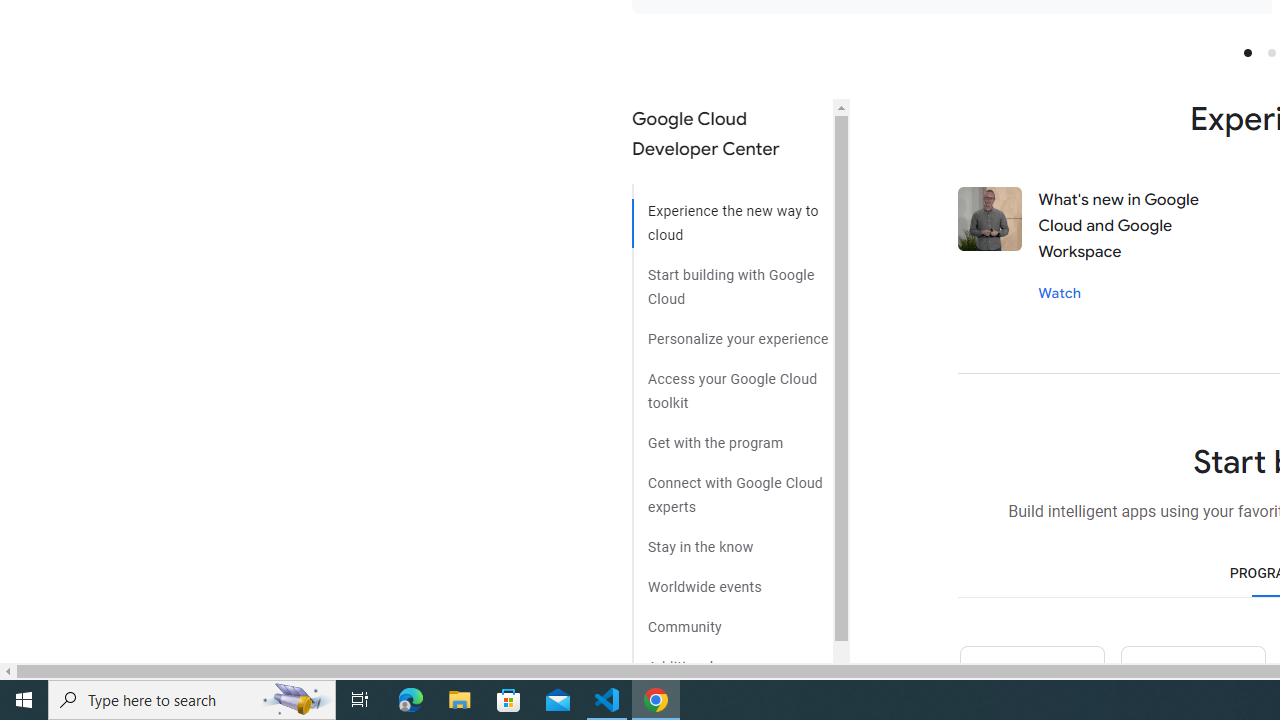  What do you see at coordinates (731, 330) in the screenshot?
I see `'Personalize your experience'` at bounding box center [731, 330].